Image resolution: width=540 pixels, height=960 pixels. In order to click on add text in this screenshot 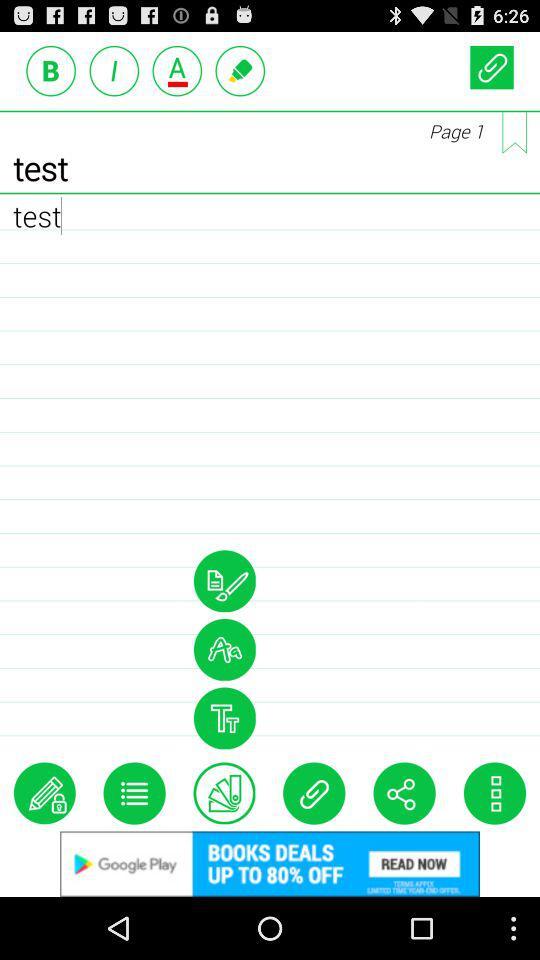, I will do `click(177, 70)`.